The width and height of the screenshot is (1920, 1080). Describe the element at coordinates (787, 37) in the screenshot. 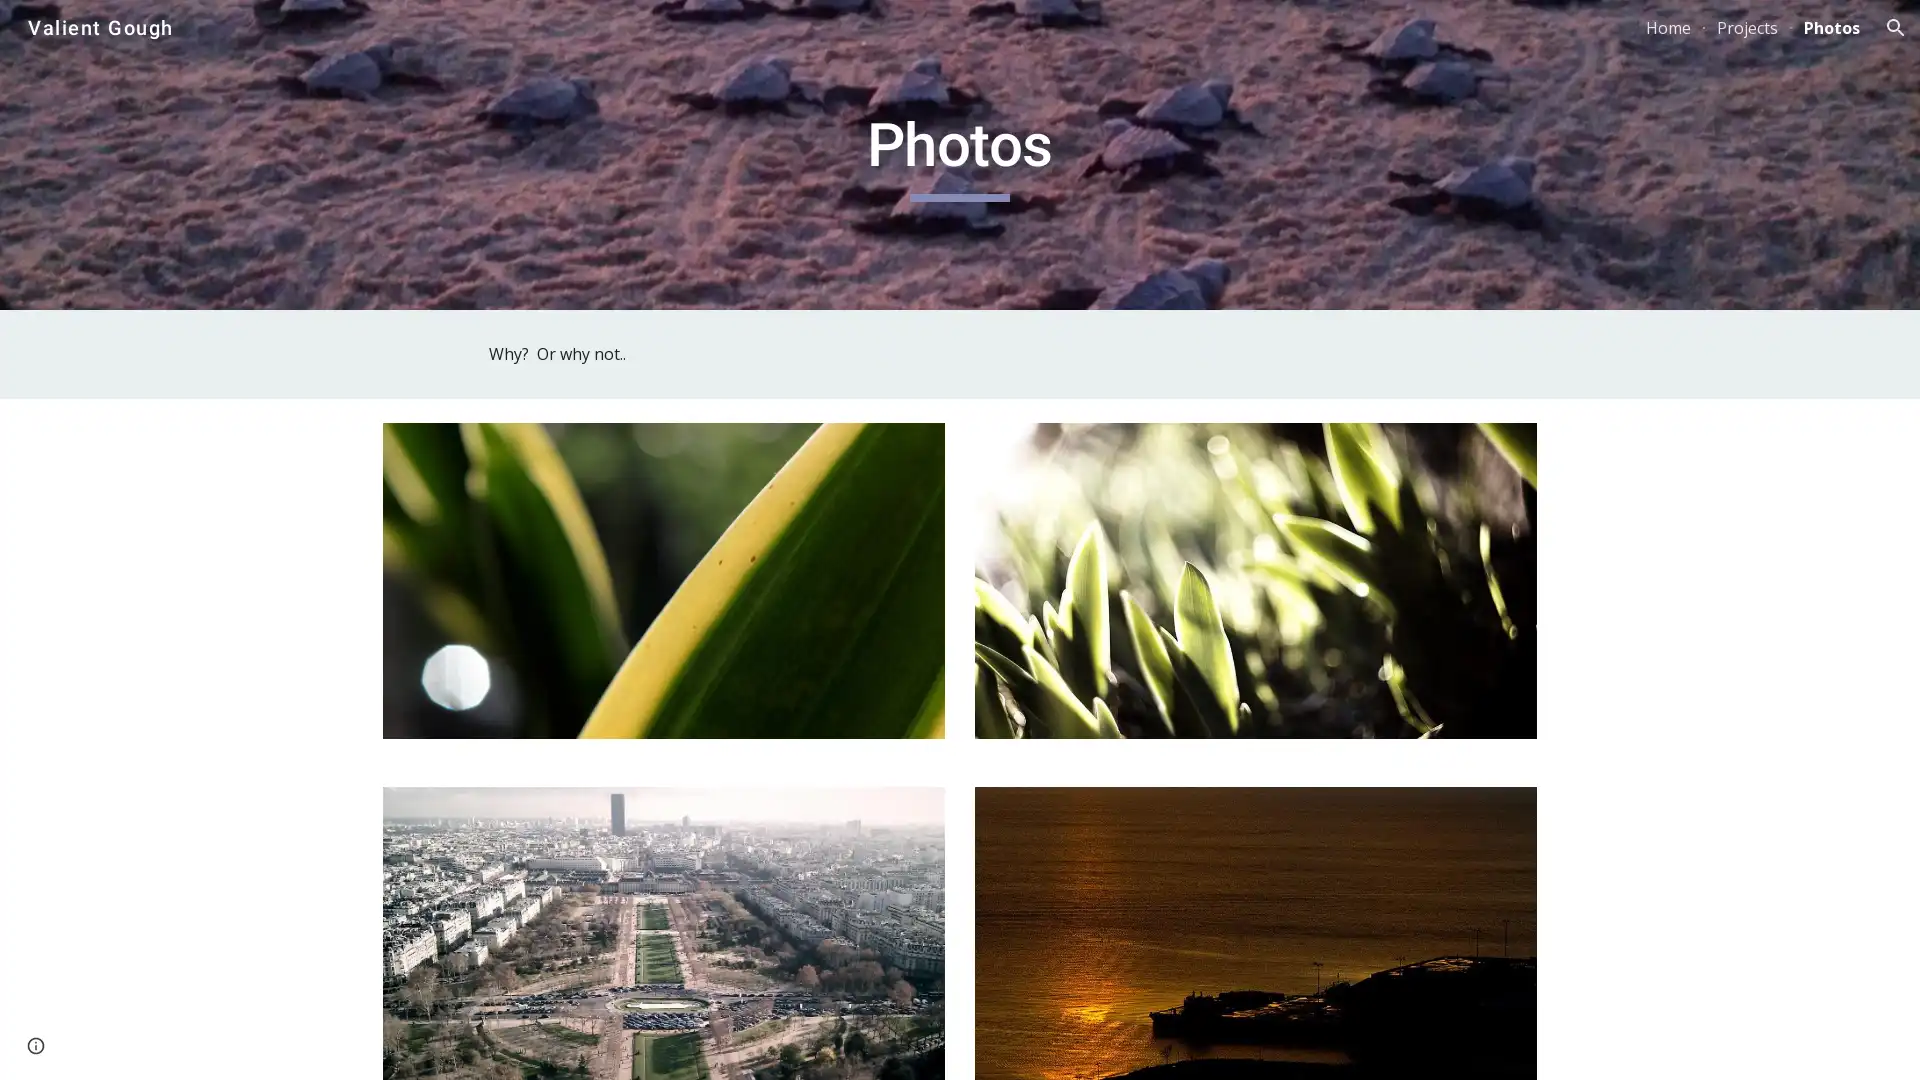

I see `Skip to main content` at that location.